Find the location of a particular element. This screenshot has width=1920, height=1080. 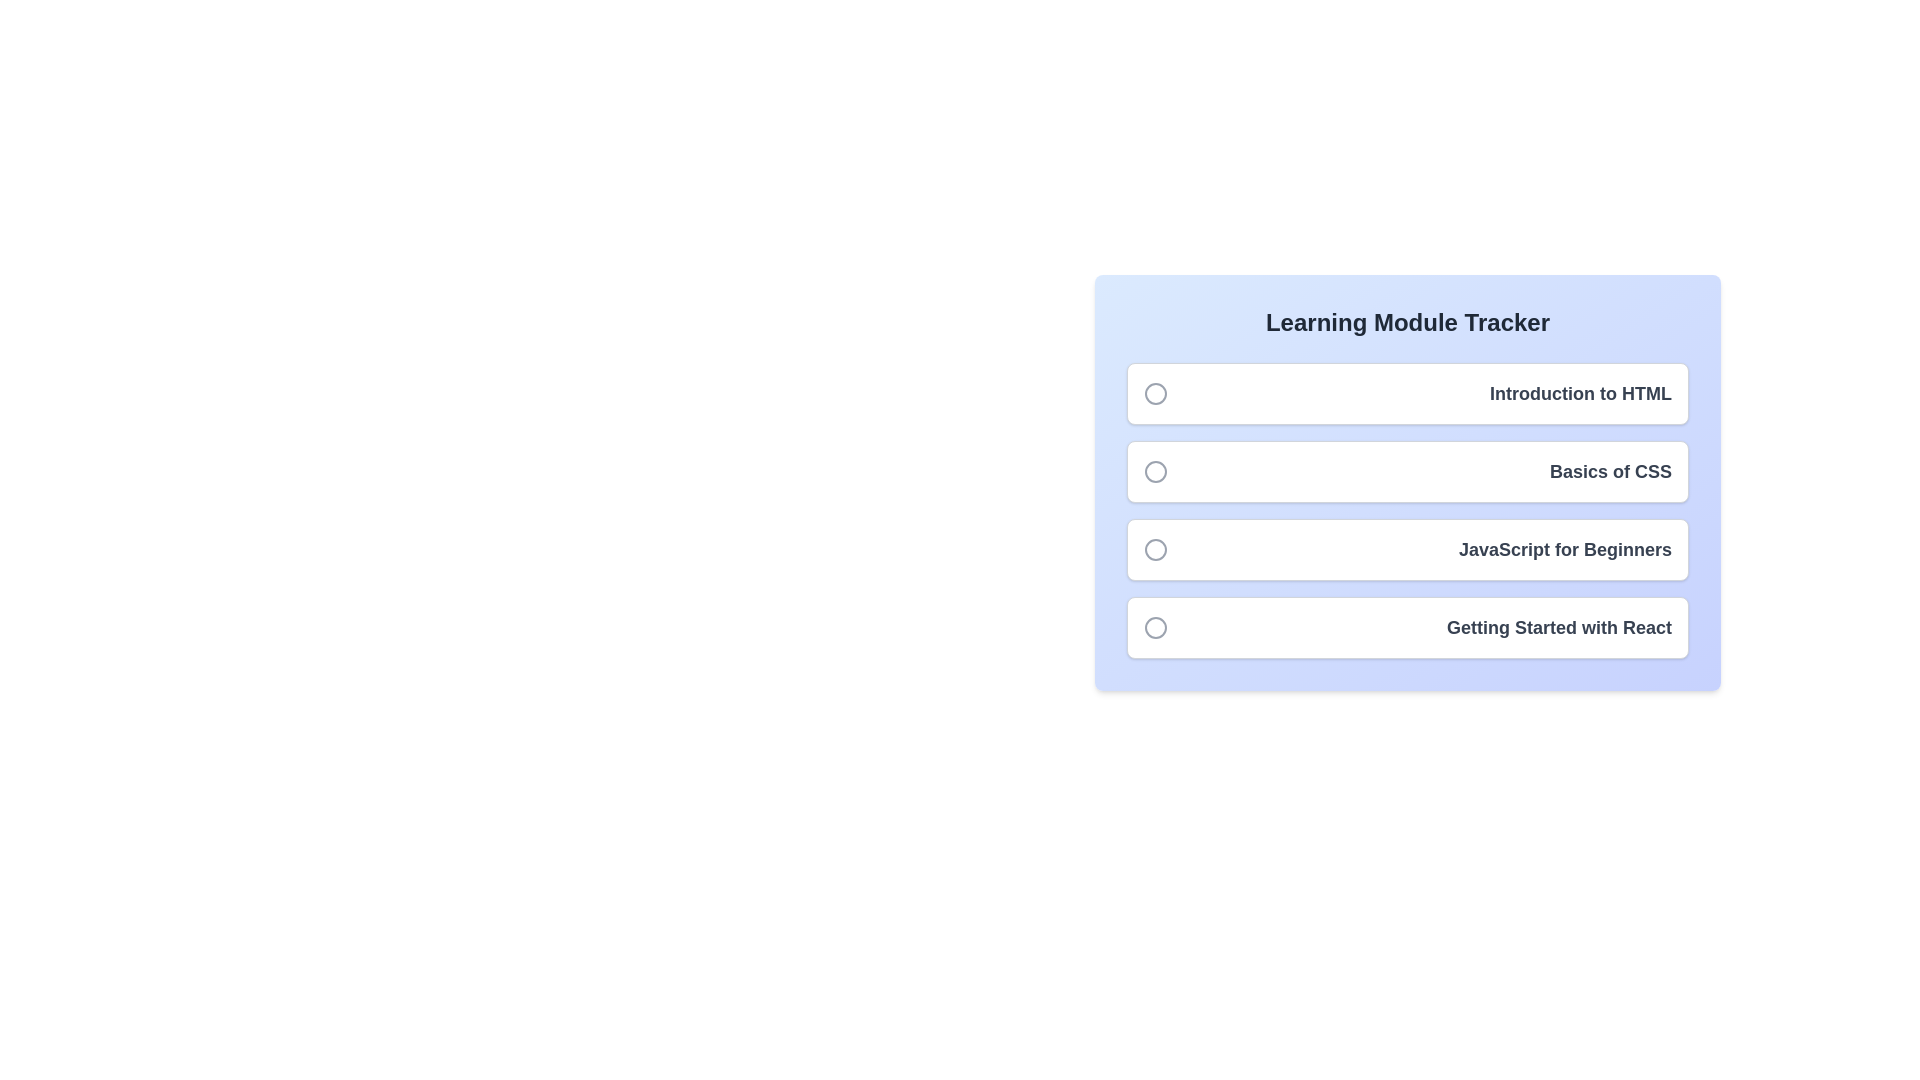

the SVG Circle that is part of the 'Getting Started with React' selection module is located at coordinates (1156, 627).